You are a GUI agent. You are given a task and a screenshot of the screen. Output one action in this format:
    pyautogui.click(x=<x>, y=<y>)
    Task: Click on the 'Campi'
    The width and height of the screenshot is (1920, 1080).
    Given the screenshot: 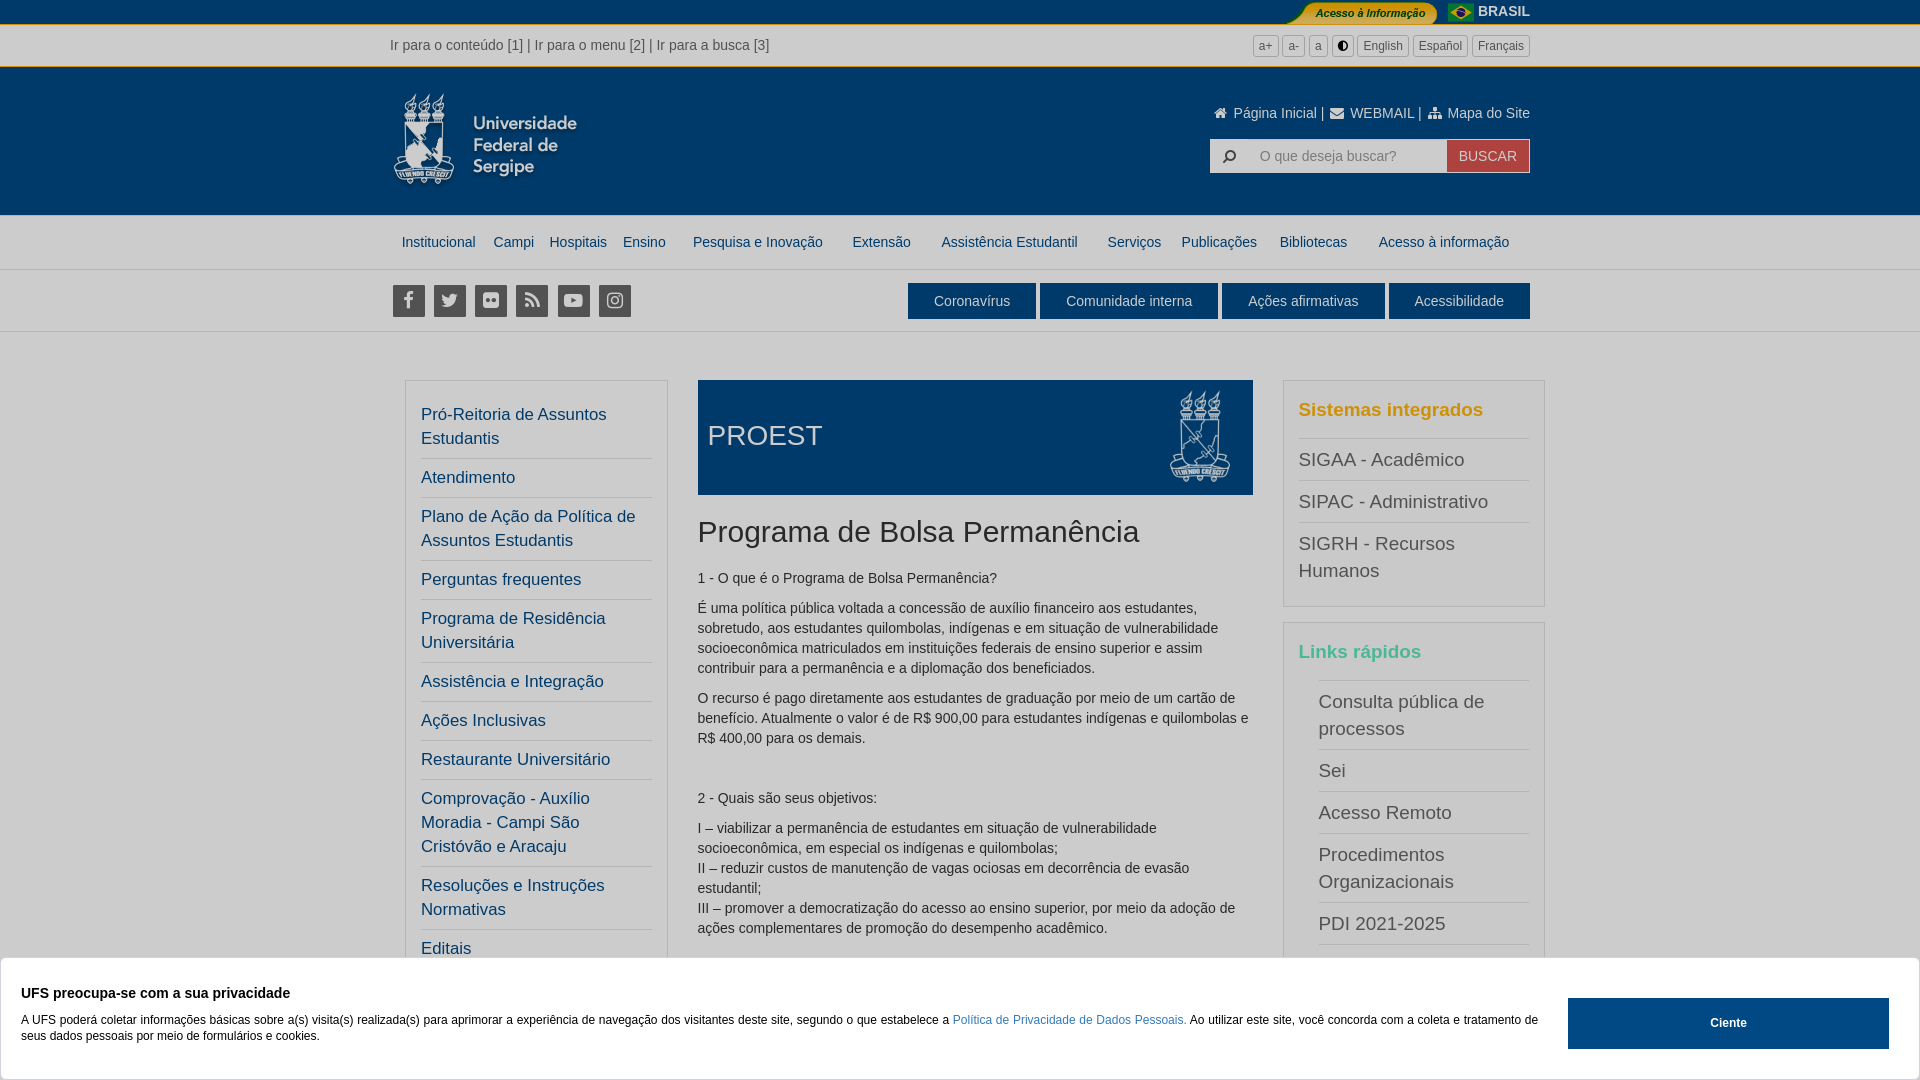 What is the action you would take?
    pyautogui.click(x=486, y=241)
    